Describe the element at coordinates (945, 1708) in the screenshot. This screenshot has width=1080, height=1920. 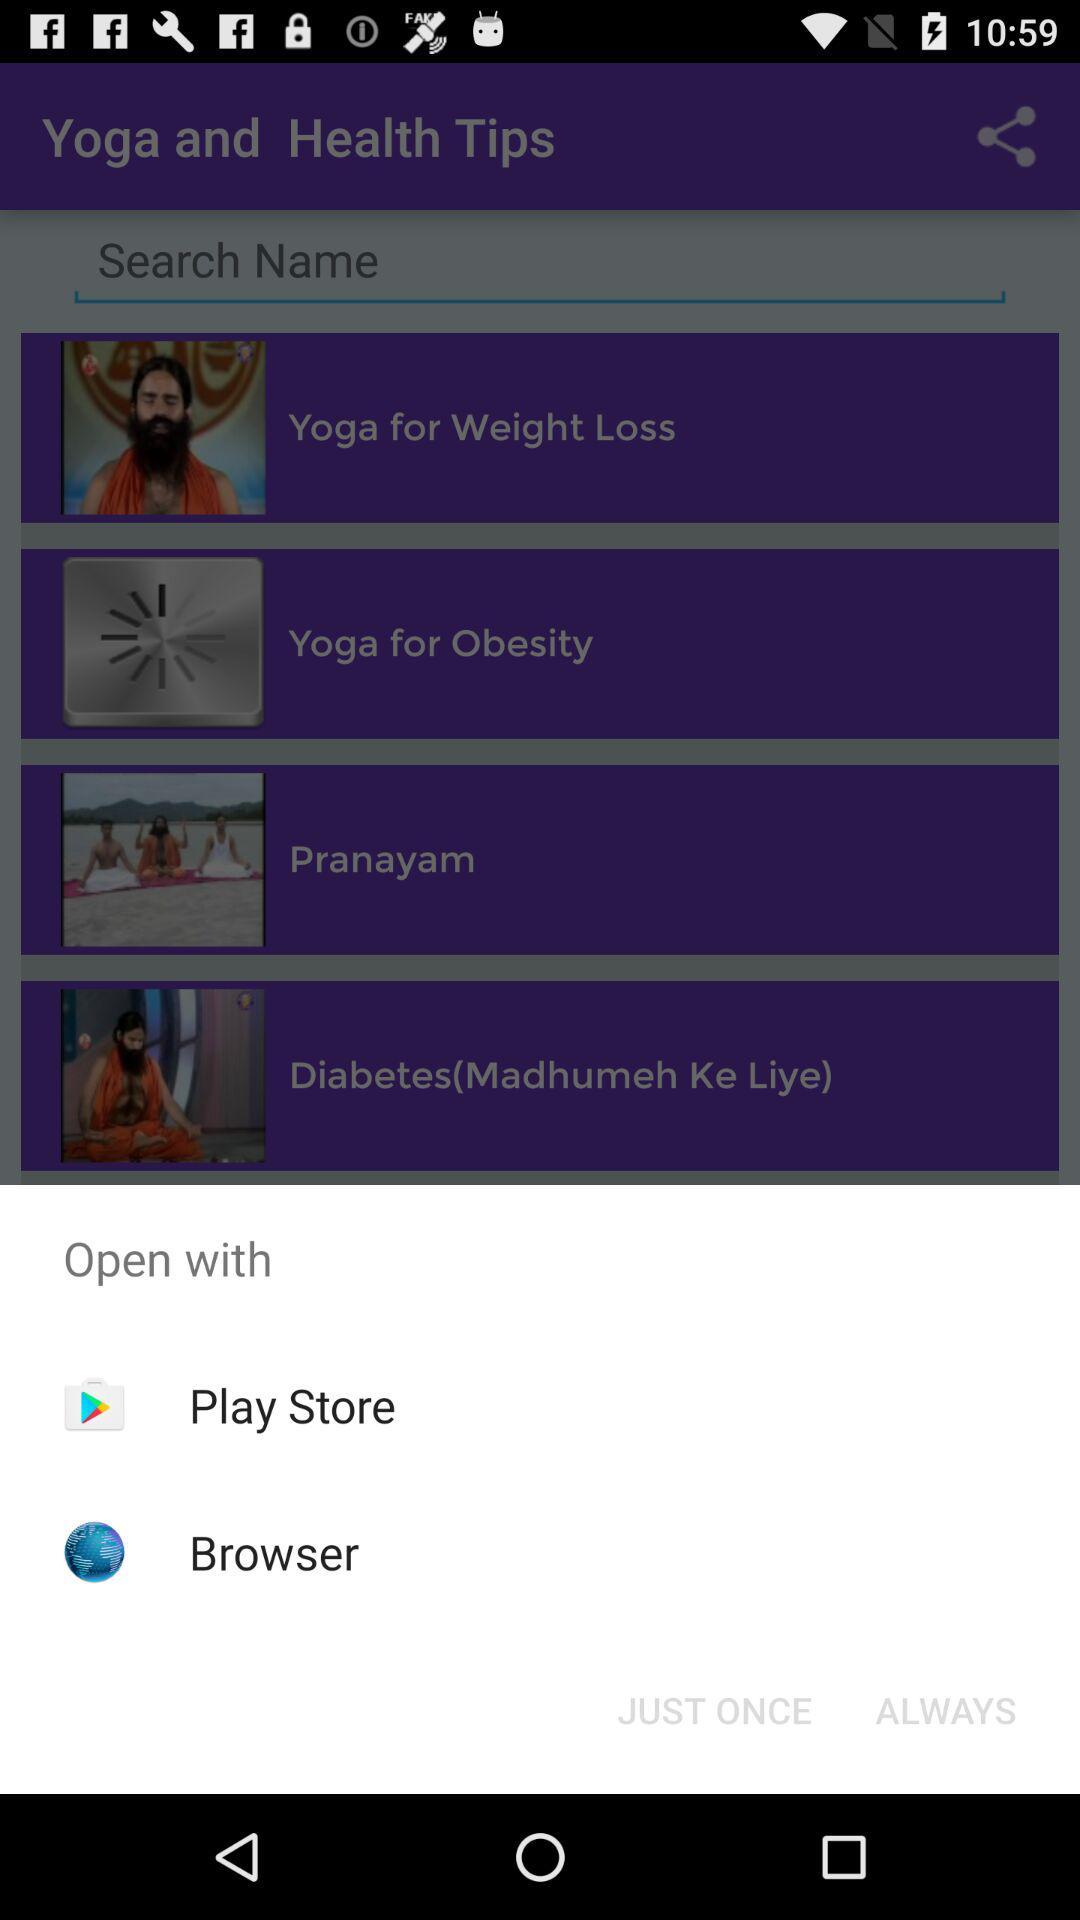
I see `the item below the open with icon` at that location.